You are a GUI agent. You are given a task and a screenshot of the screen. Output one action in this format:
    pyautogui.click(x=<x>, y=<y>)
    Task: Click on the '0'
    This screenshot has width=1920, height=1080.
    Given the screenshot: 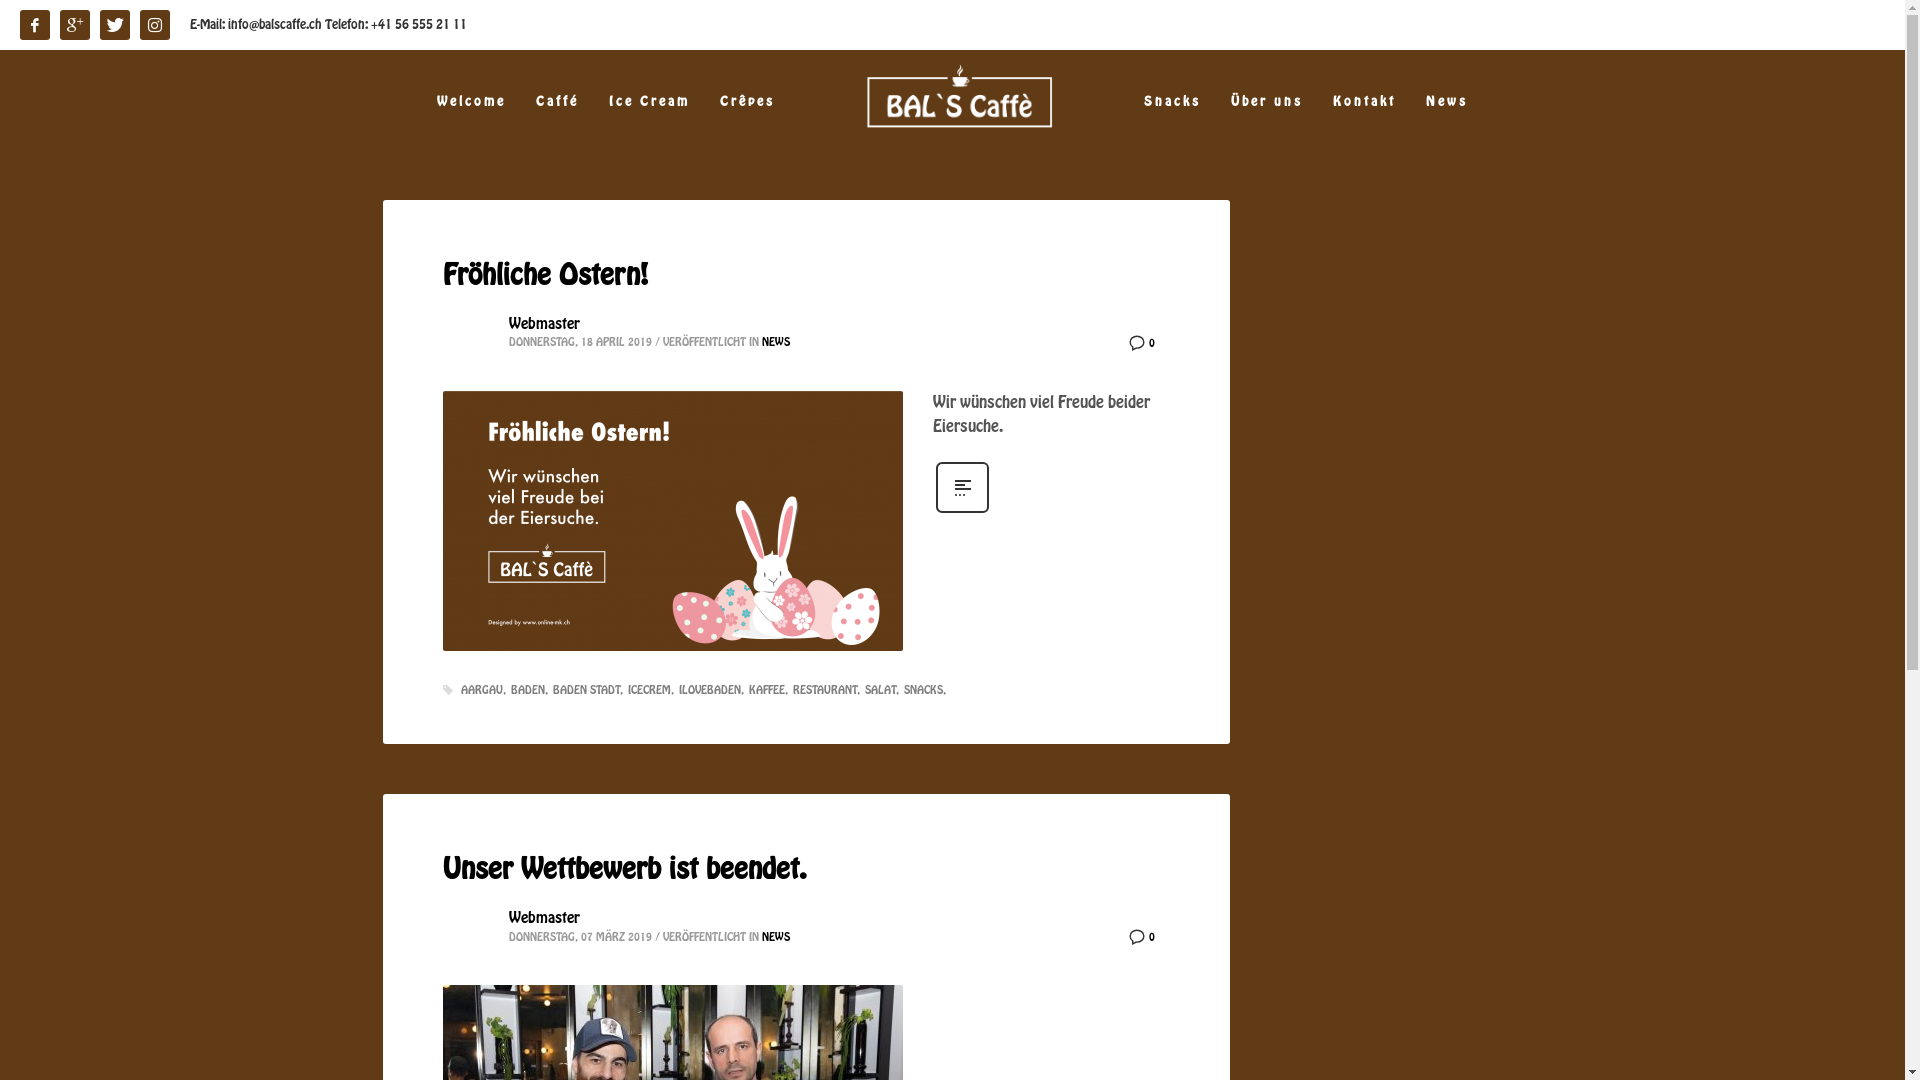 What is the action you would take?
    pyautogui.click(x=1141, y=341)
    